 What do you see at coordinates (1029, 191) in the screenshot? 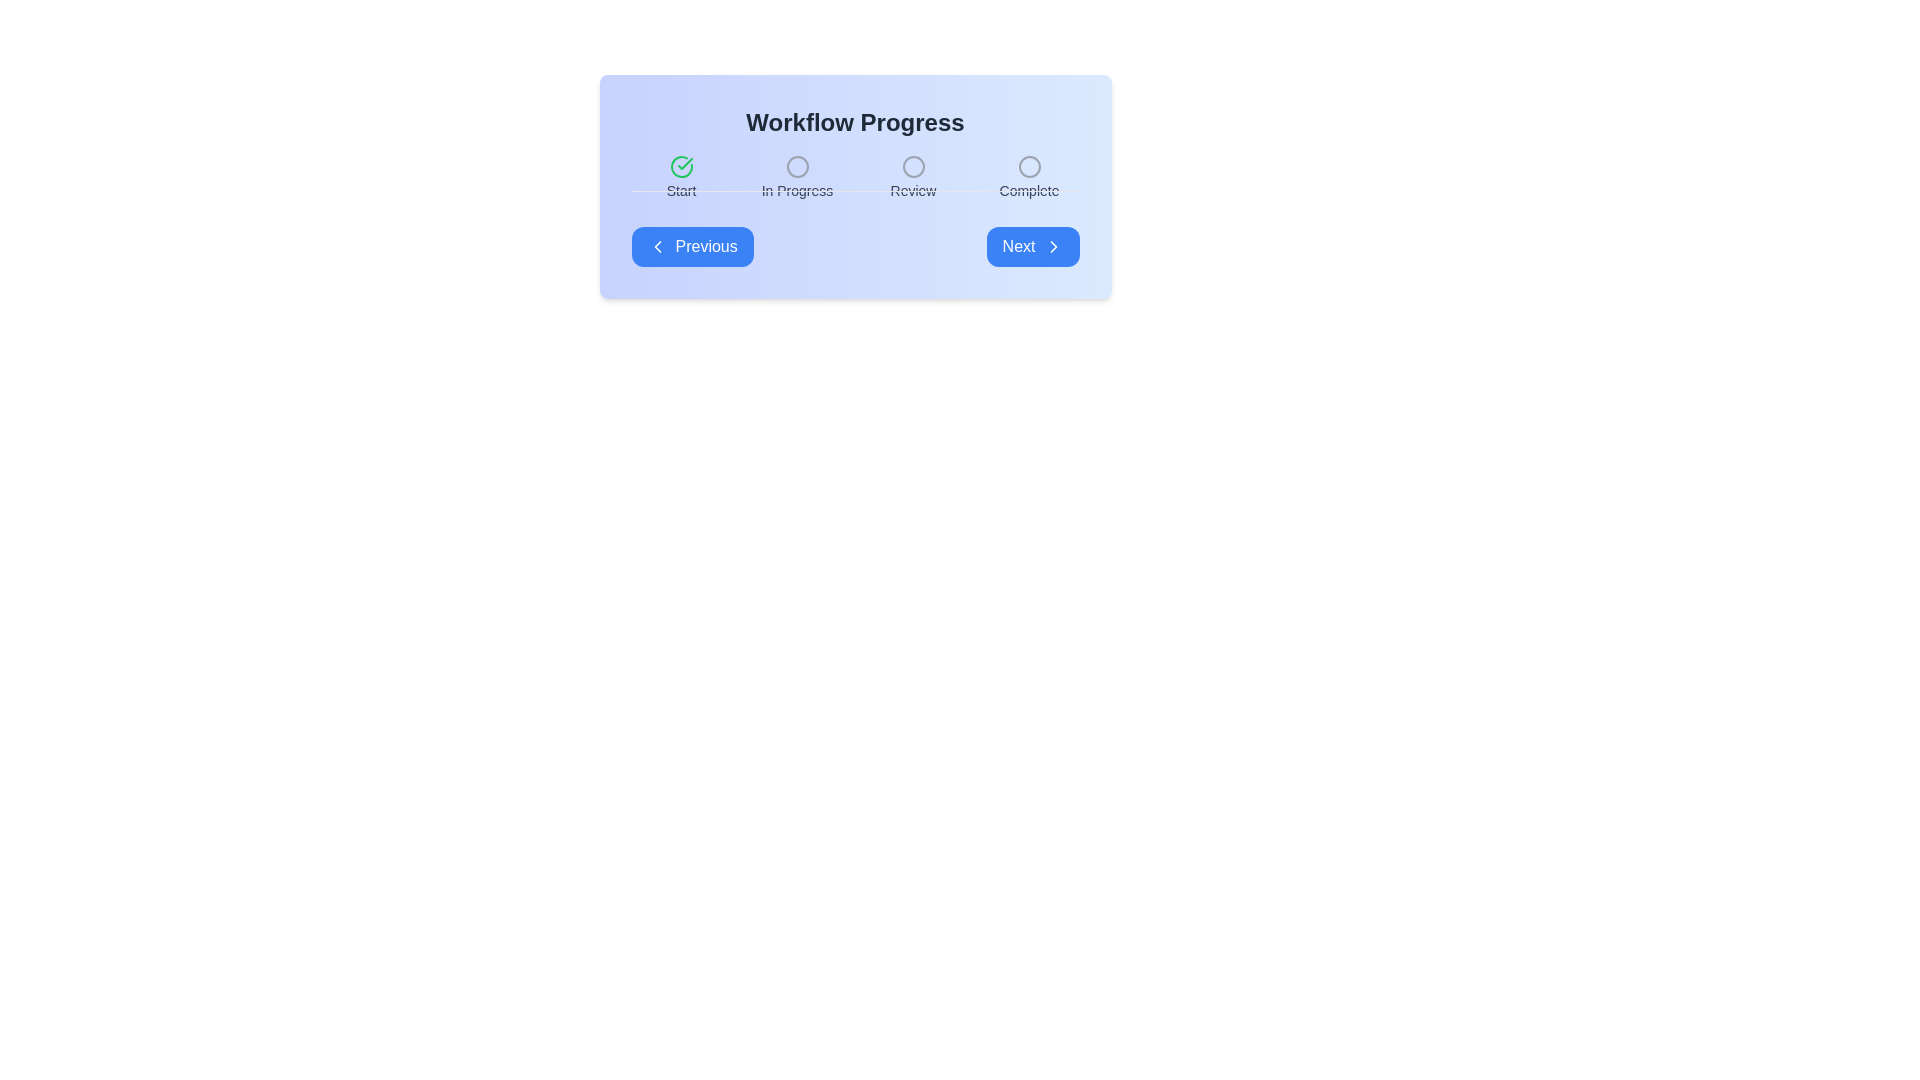
I see `the text label reading 'Complete' which is styled in gray and located below the circular icon in the fourth column of a workflow progress component` at bounding box center [1029, 191].